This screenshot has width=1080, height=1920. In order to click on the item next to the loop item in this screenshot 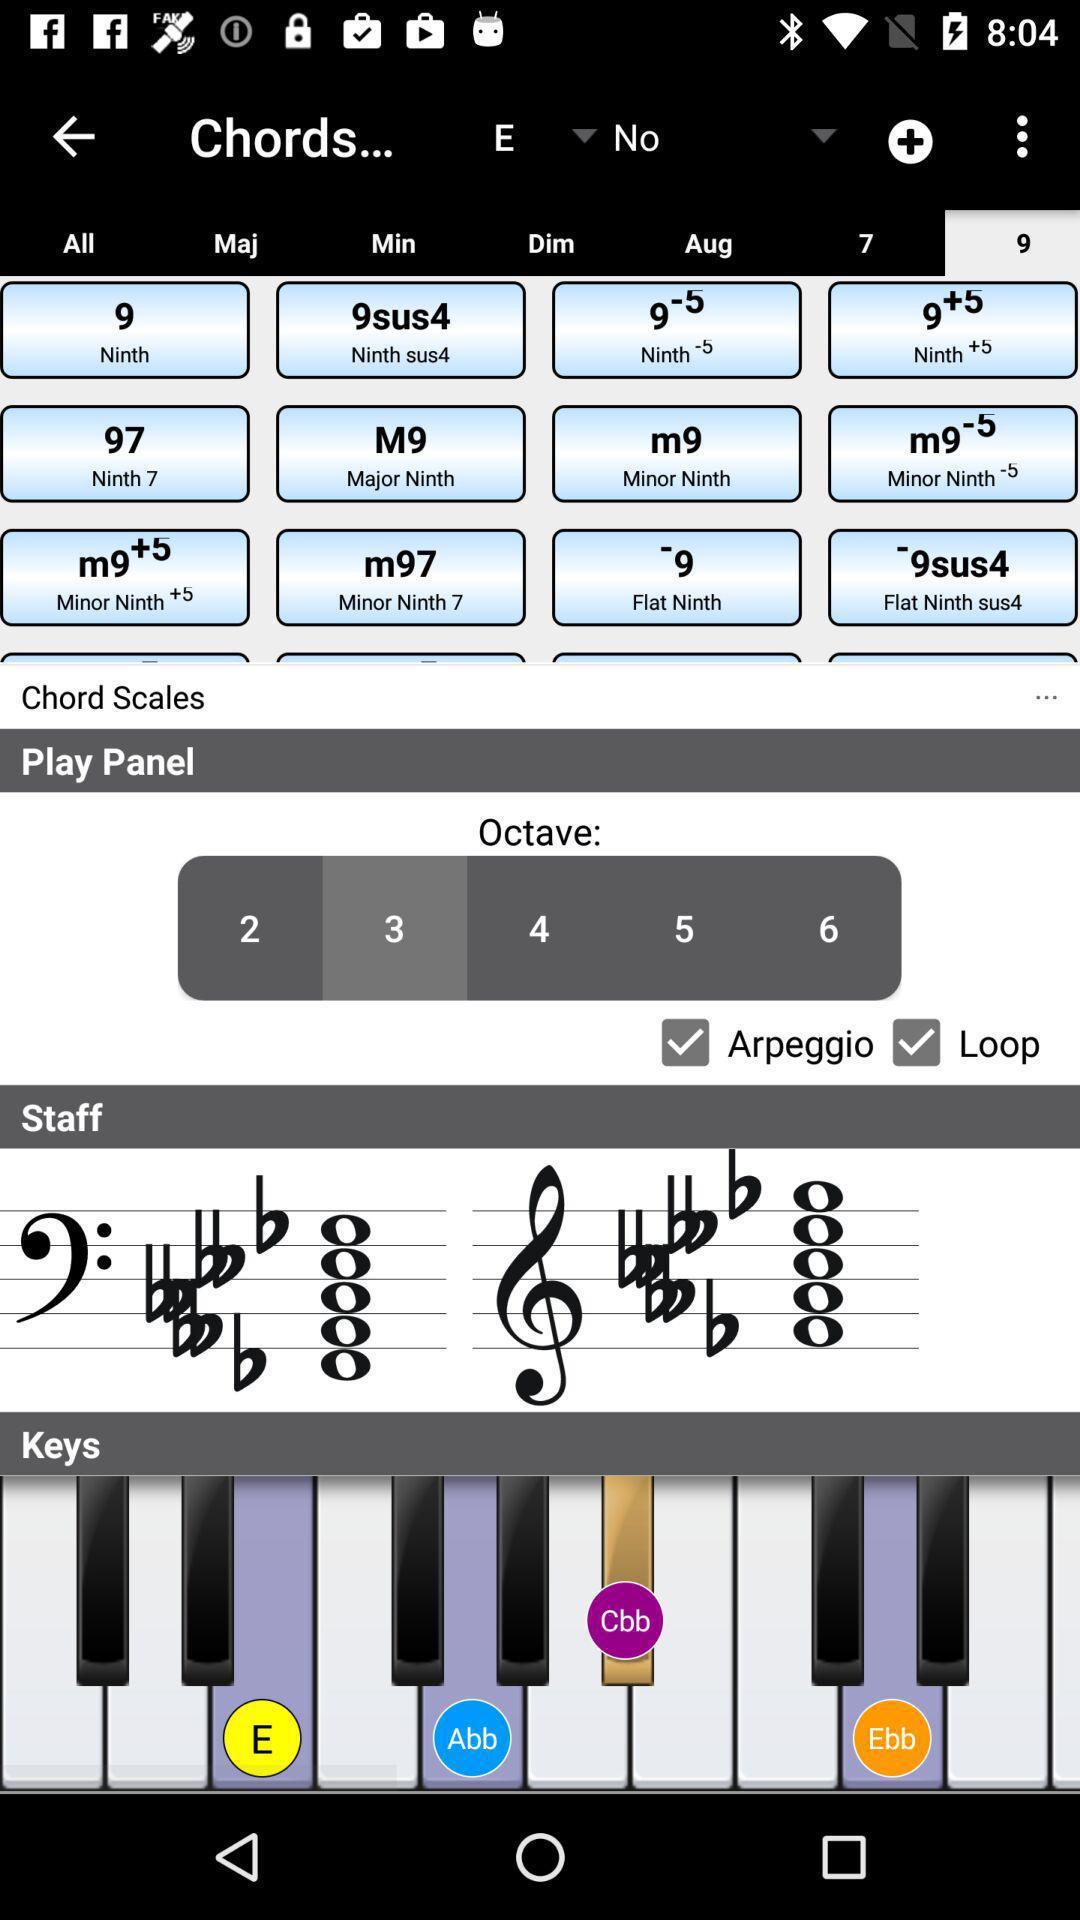, I will do `click(916, 1041)`.